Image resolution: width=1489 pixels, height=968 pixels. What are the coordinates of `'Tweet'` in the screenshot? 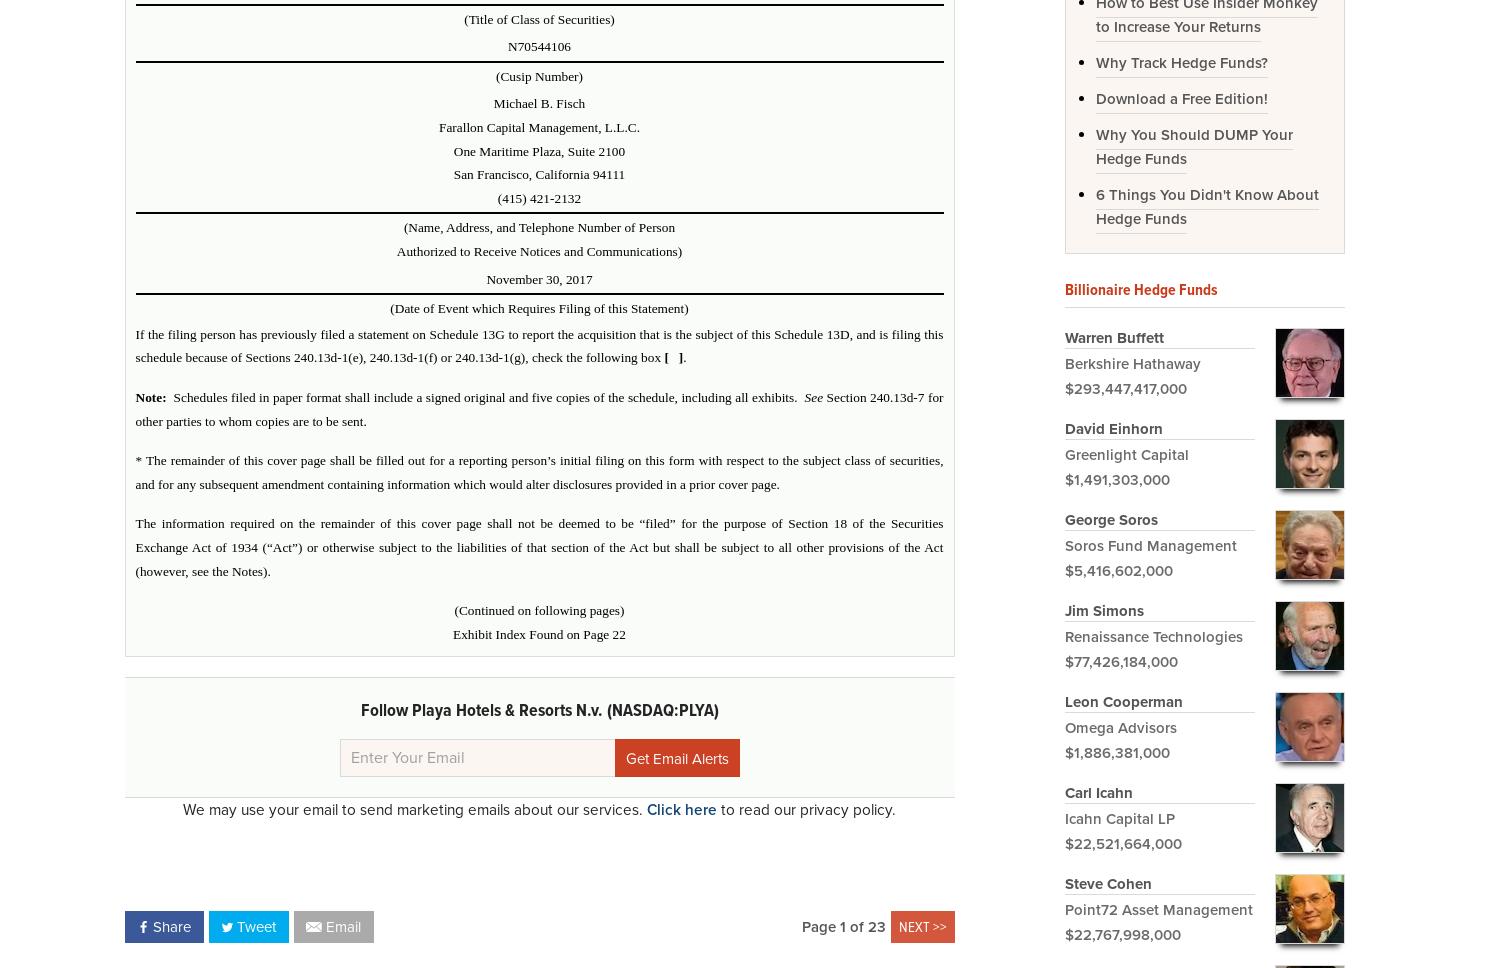 It's located at (255, 925).